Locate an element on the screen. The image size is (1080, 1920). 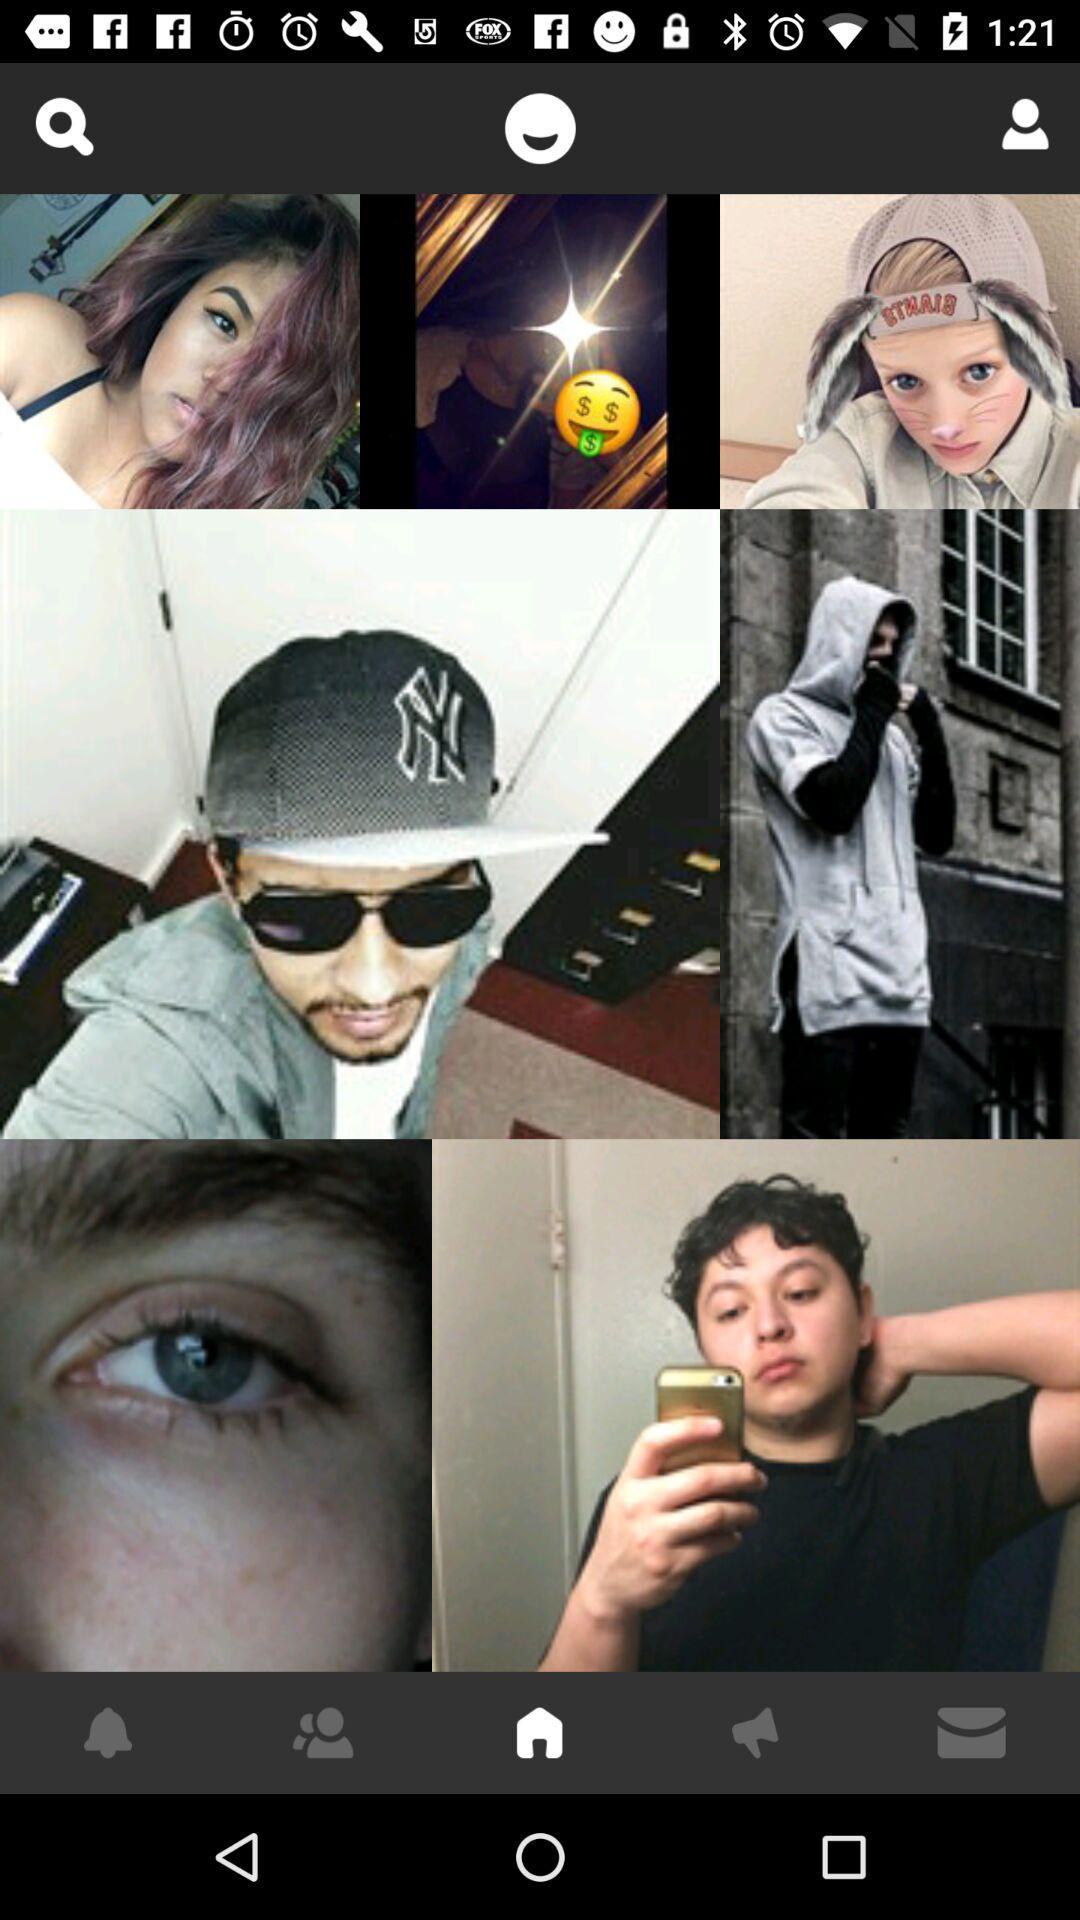
icon on the right is located at coordinates (898, 824).